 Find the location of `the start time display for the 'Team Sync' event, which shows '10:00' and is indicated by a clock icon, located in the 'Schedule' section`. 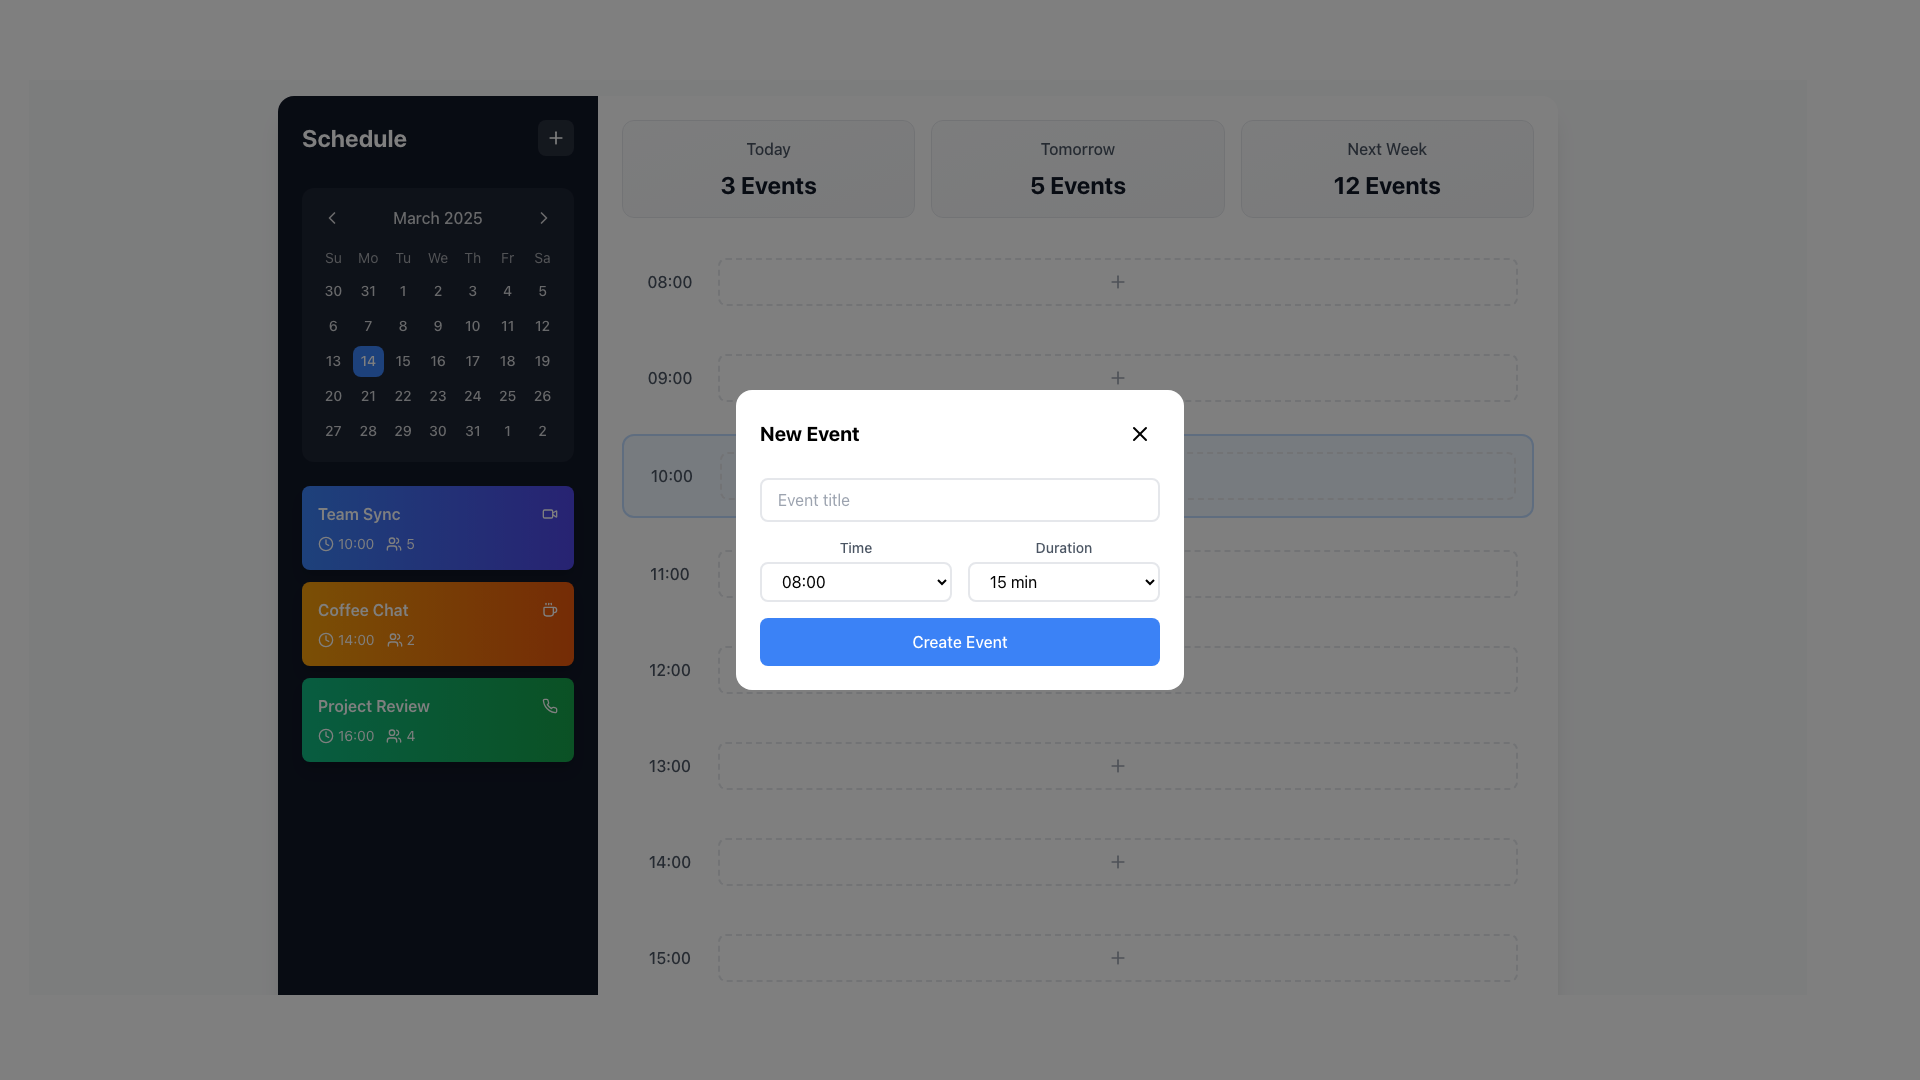

the start time display for the 'Team Sync' event, which shows '10:00' and is indicated by a clock icon, located in the 'Schedule' section is located at coordinates (346, 544).